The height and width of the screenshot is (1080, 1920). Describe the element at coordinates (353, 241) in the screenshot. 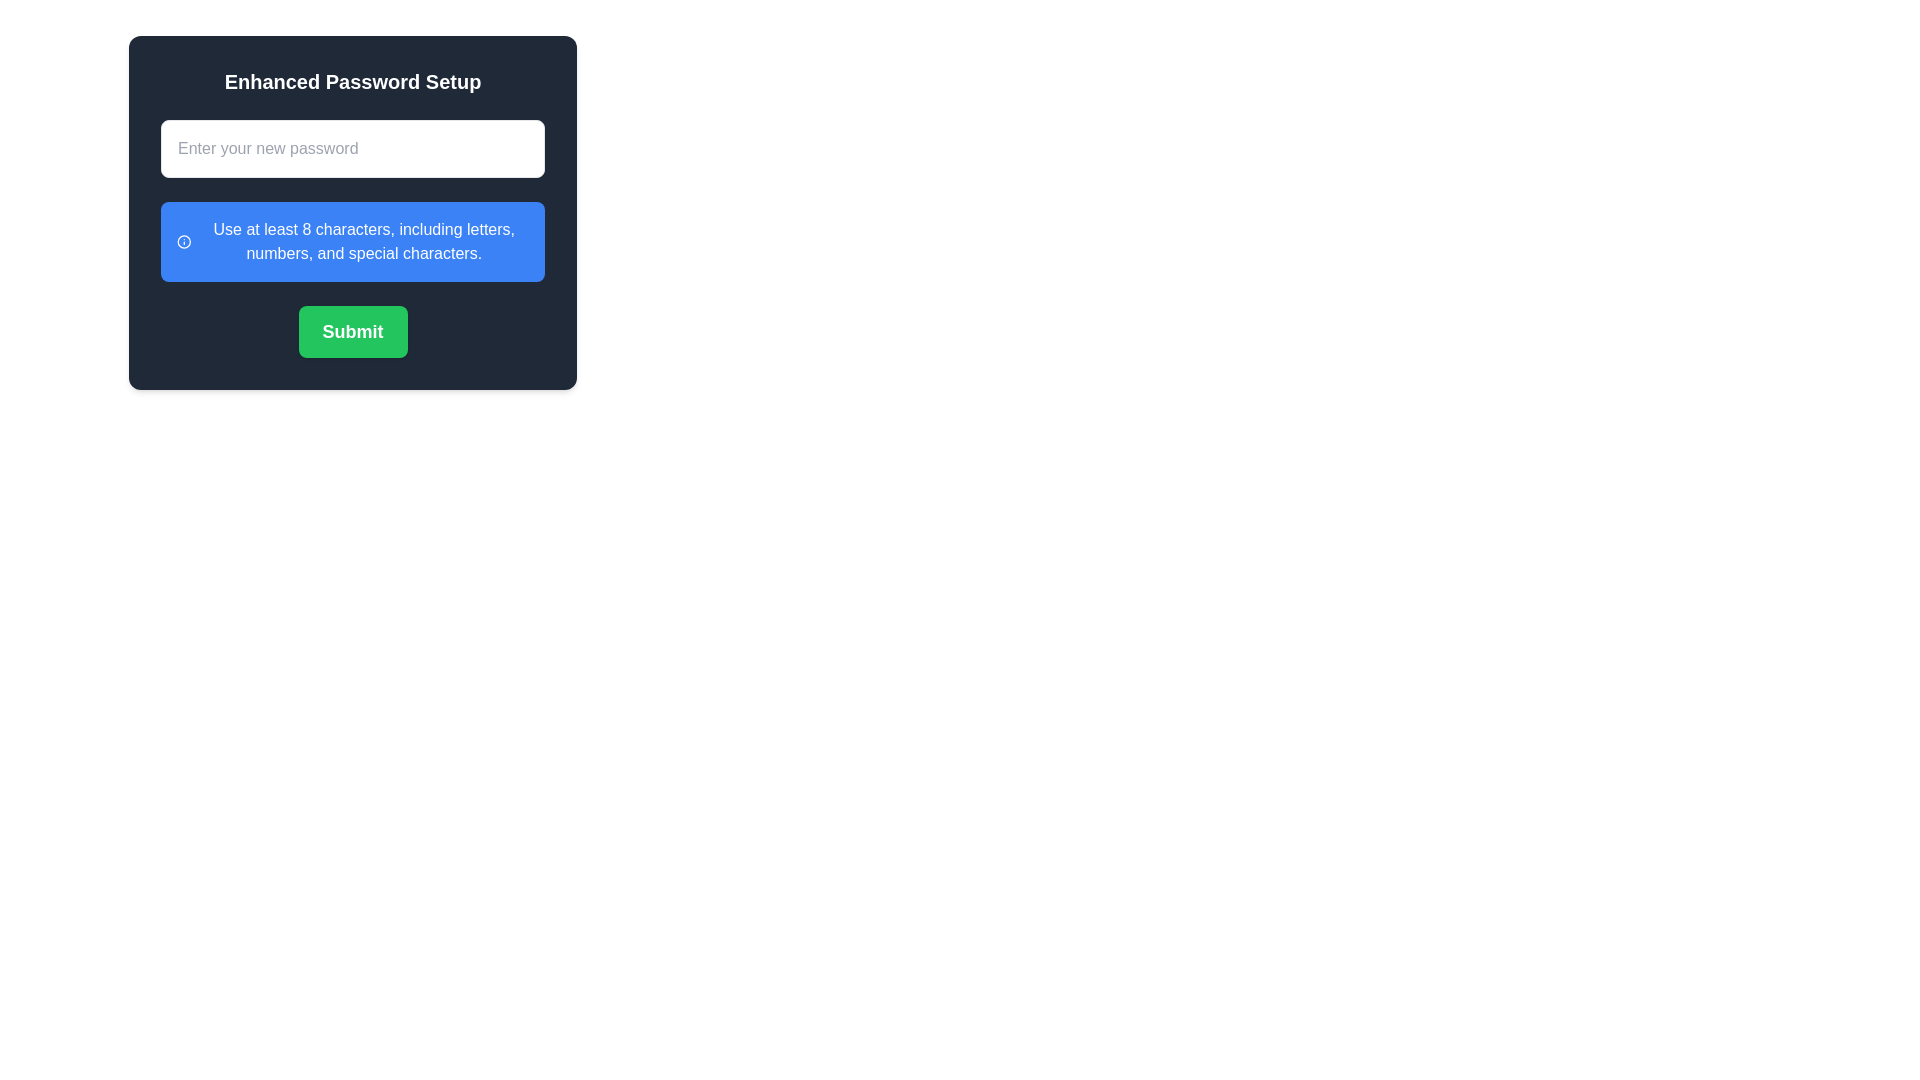

I see `the instructional notice or tooltip with a blue background and white text, which provides guidelines about password requirements, located under the 'Enter your new password' field and above the 'Submit' button` at that location.